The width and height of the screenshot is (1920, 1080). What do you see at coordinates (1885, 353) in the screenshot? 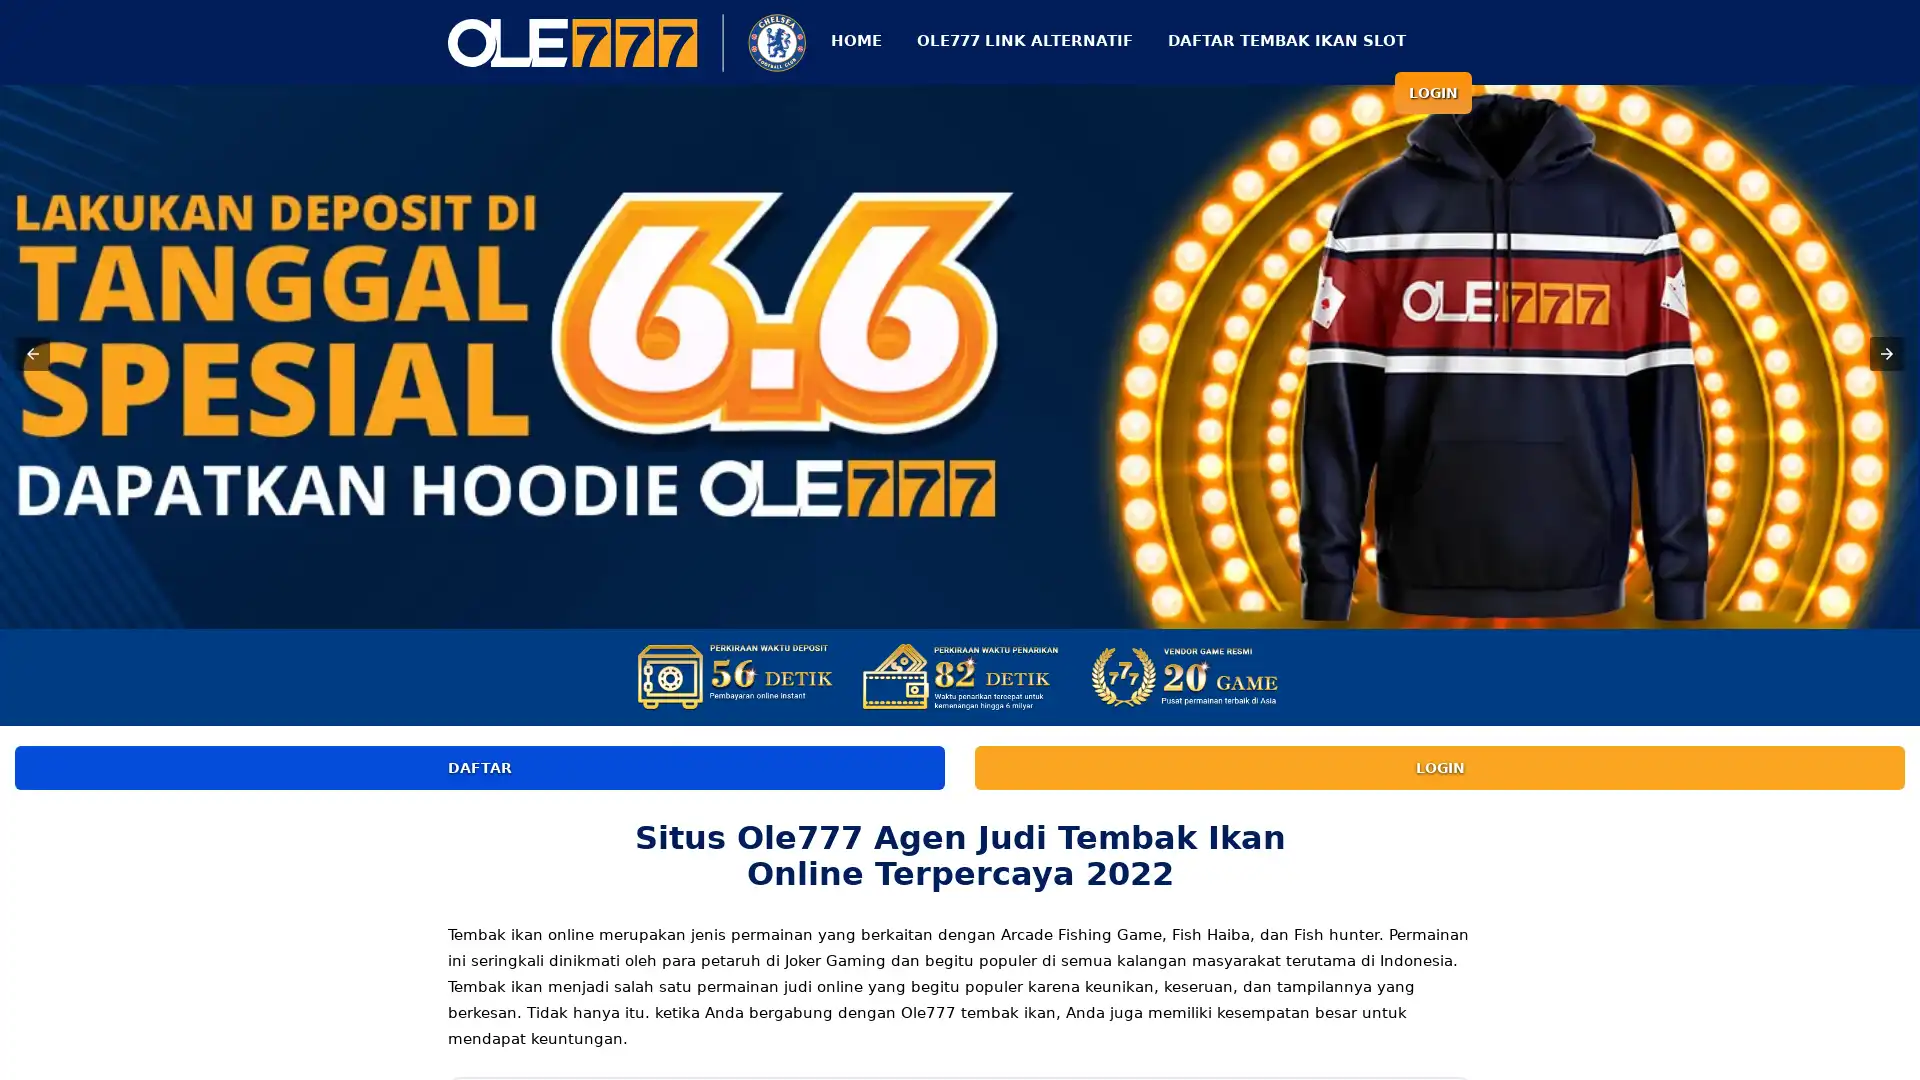
I see `Next item in carousel (3 of 3)` at bounding box center [1885, 353].